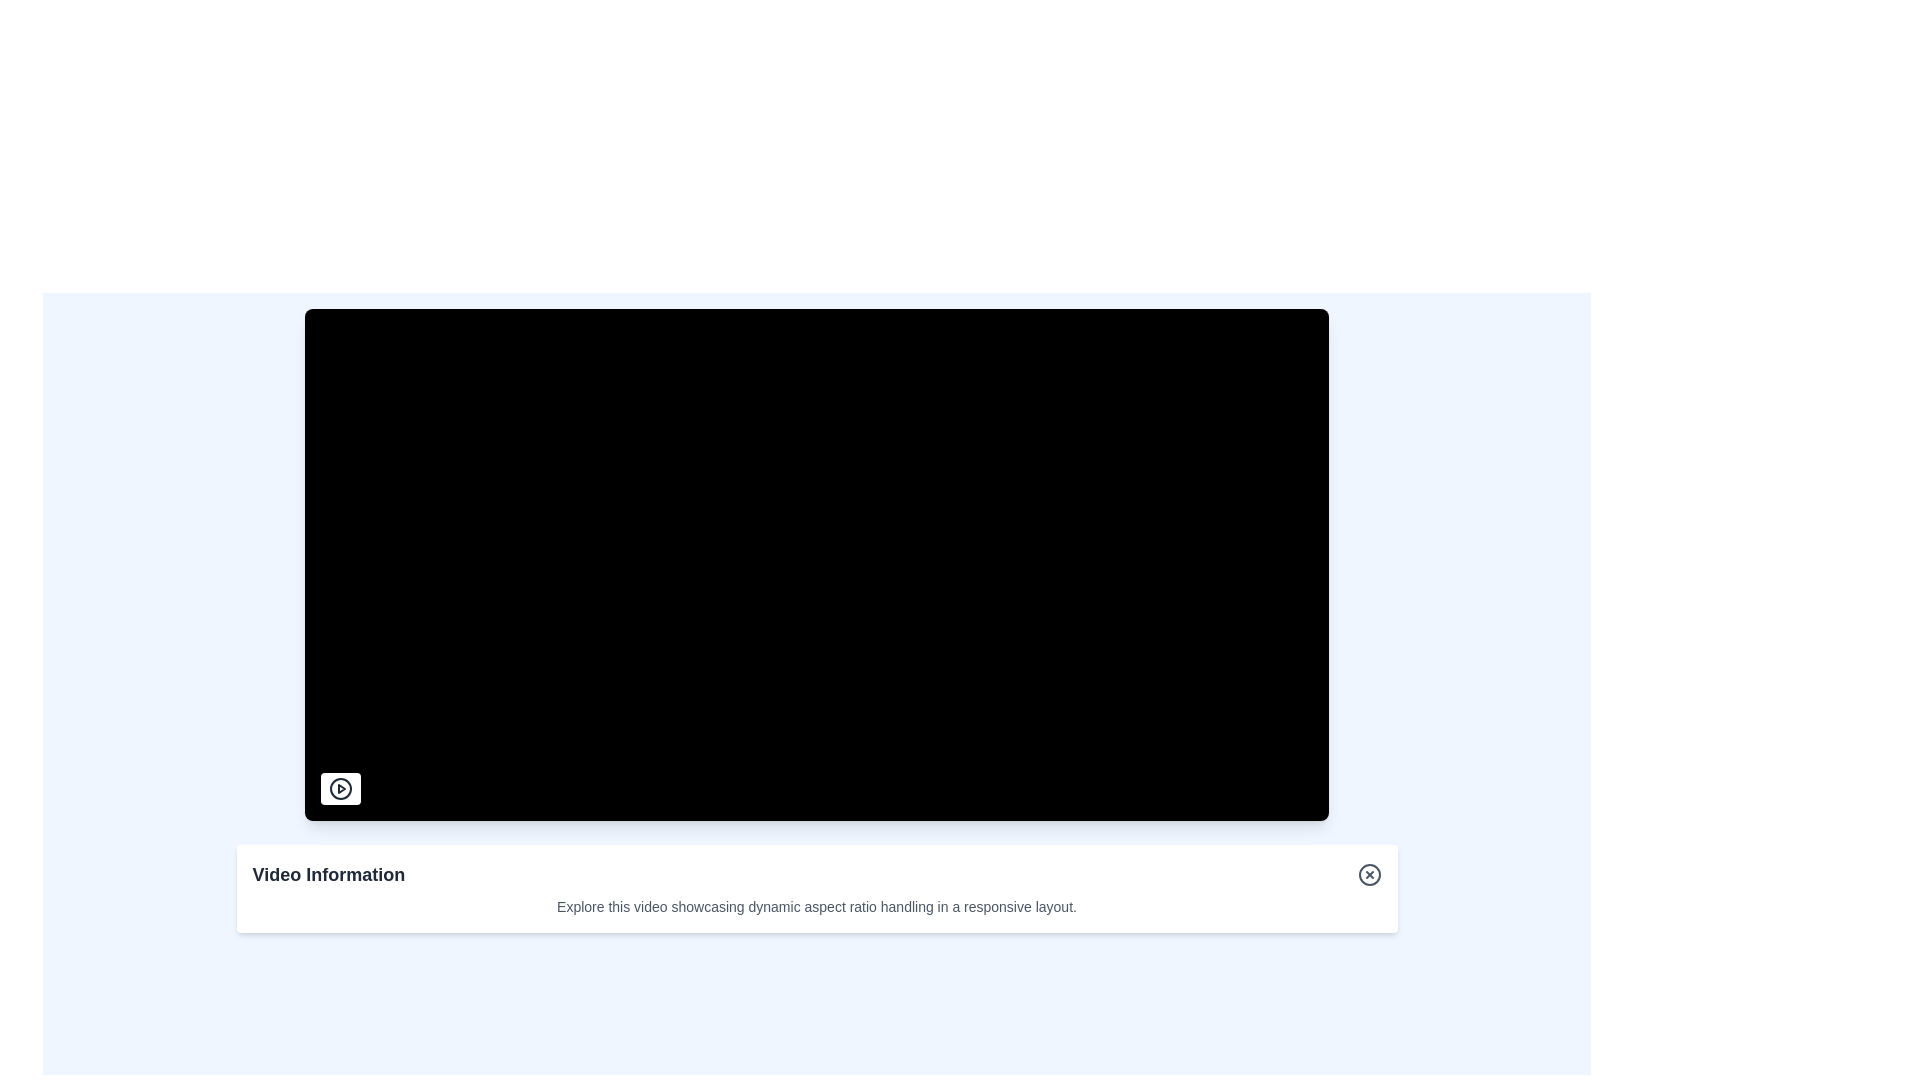 This screenshot has width=1920, height=1080. Describe the element at coordinates (1368, 874) in the screenshot. I see `the circular gray 'X' button located at the far-right edge of the 'Video Information' section` at that location.